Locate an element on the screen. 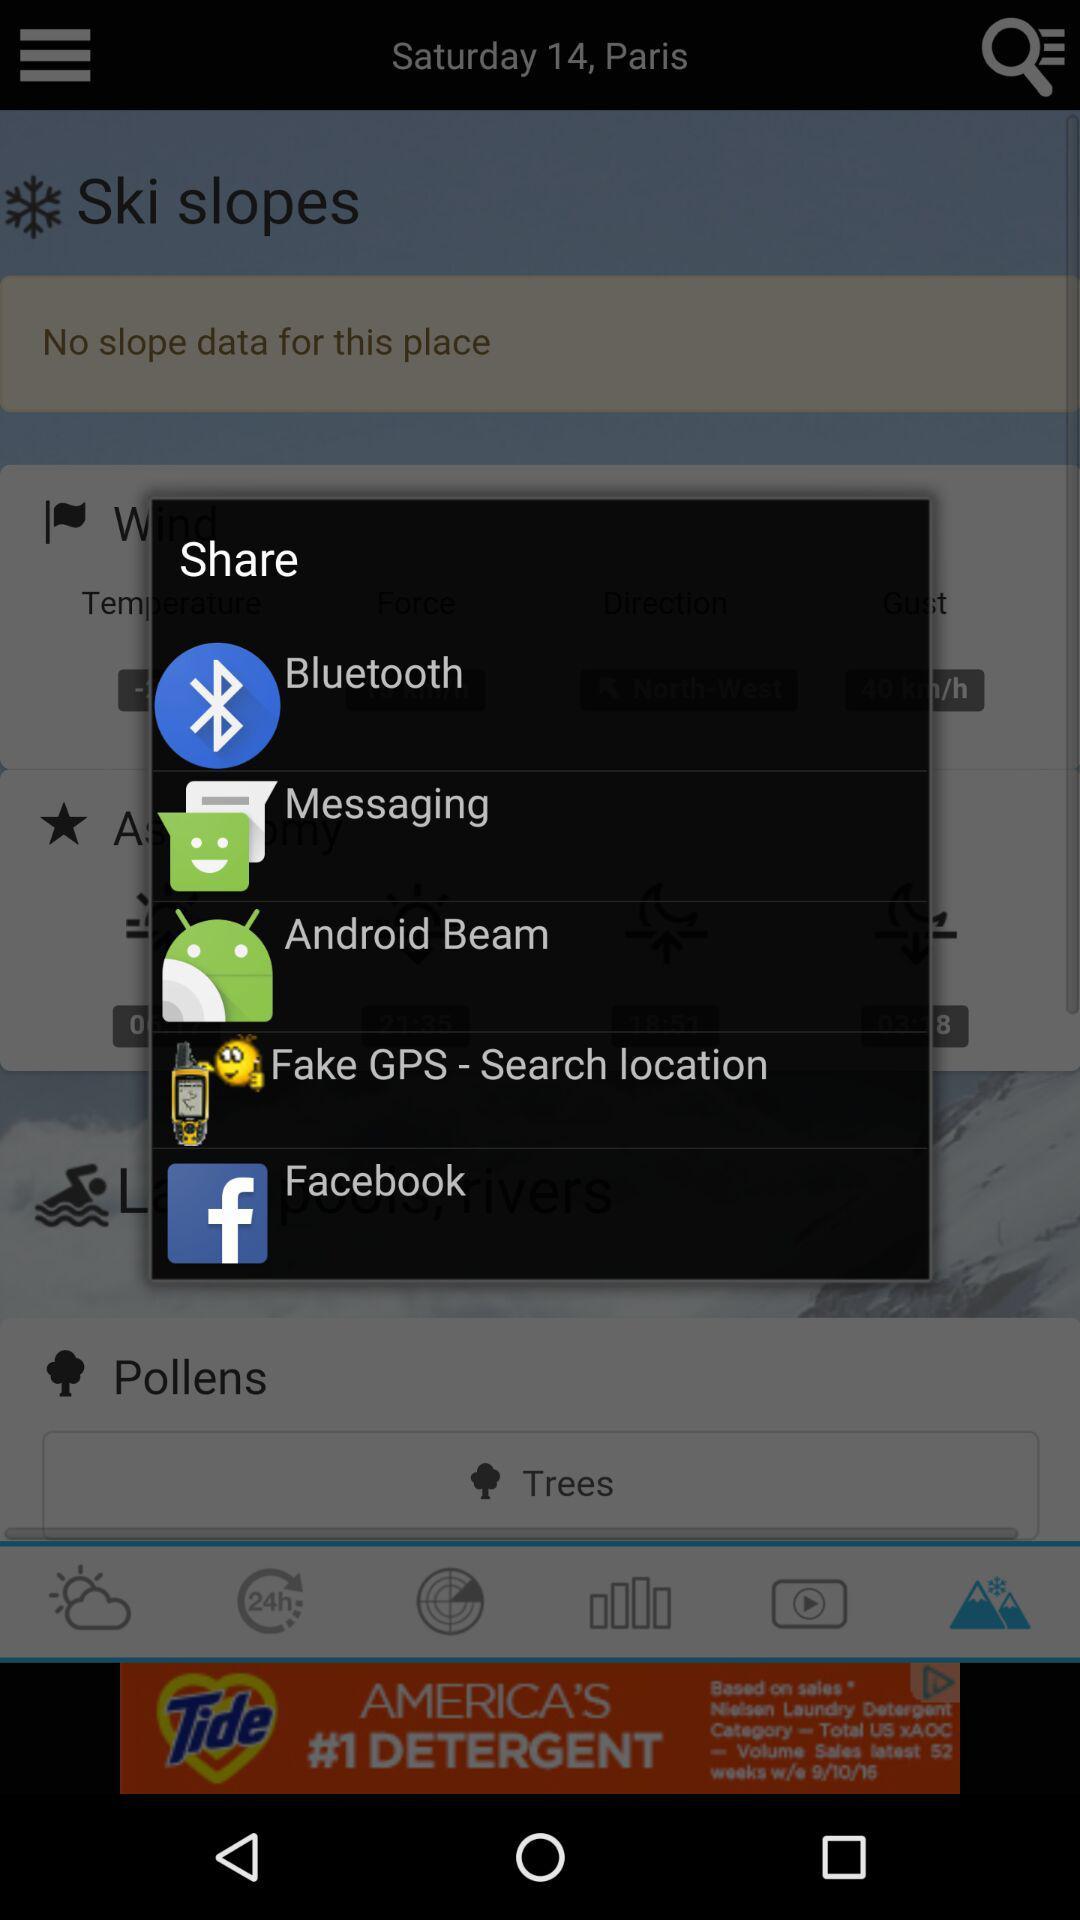 The height and width of the screenshot is (1920, 1080). the facebook app is located at coordinates (604, 1179).